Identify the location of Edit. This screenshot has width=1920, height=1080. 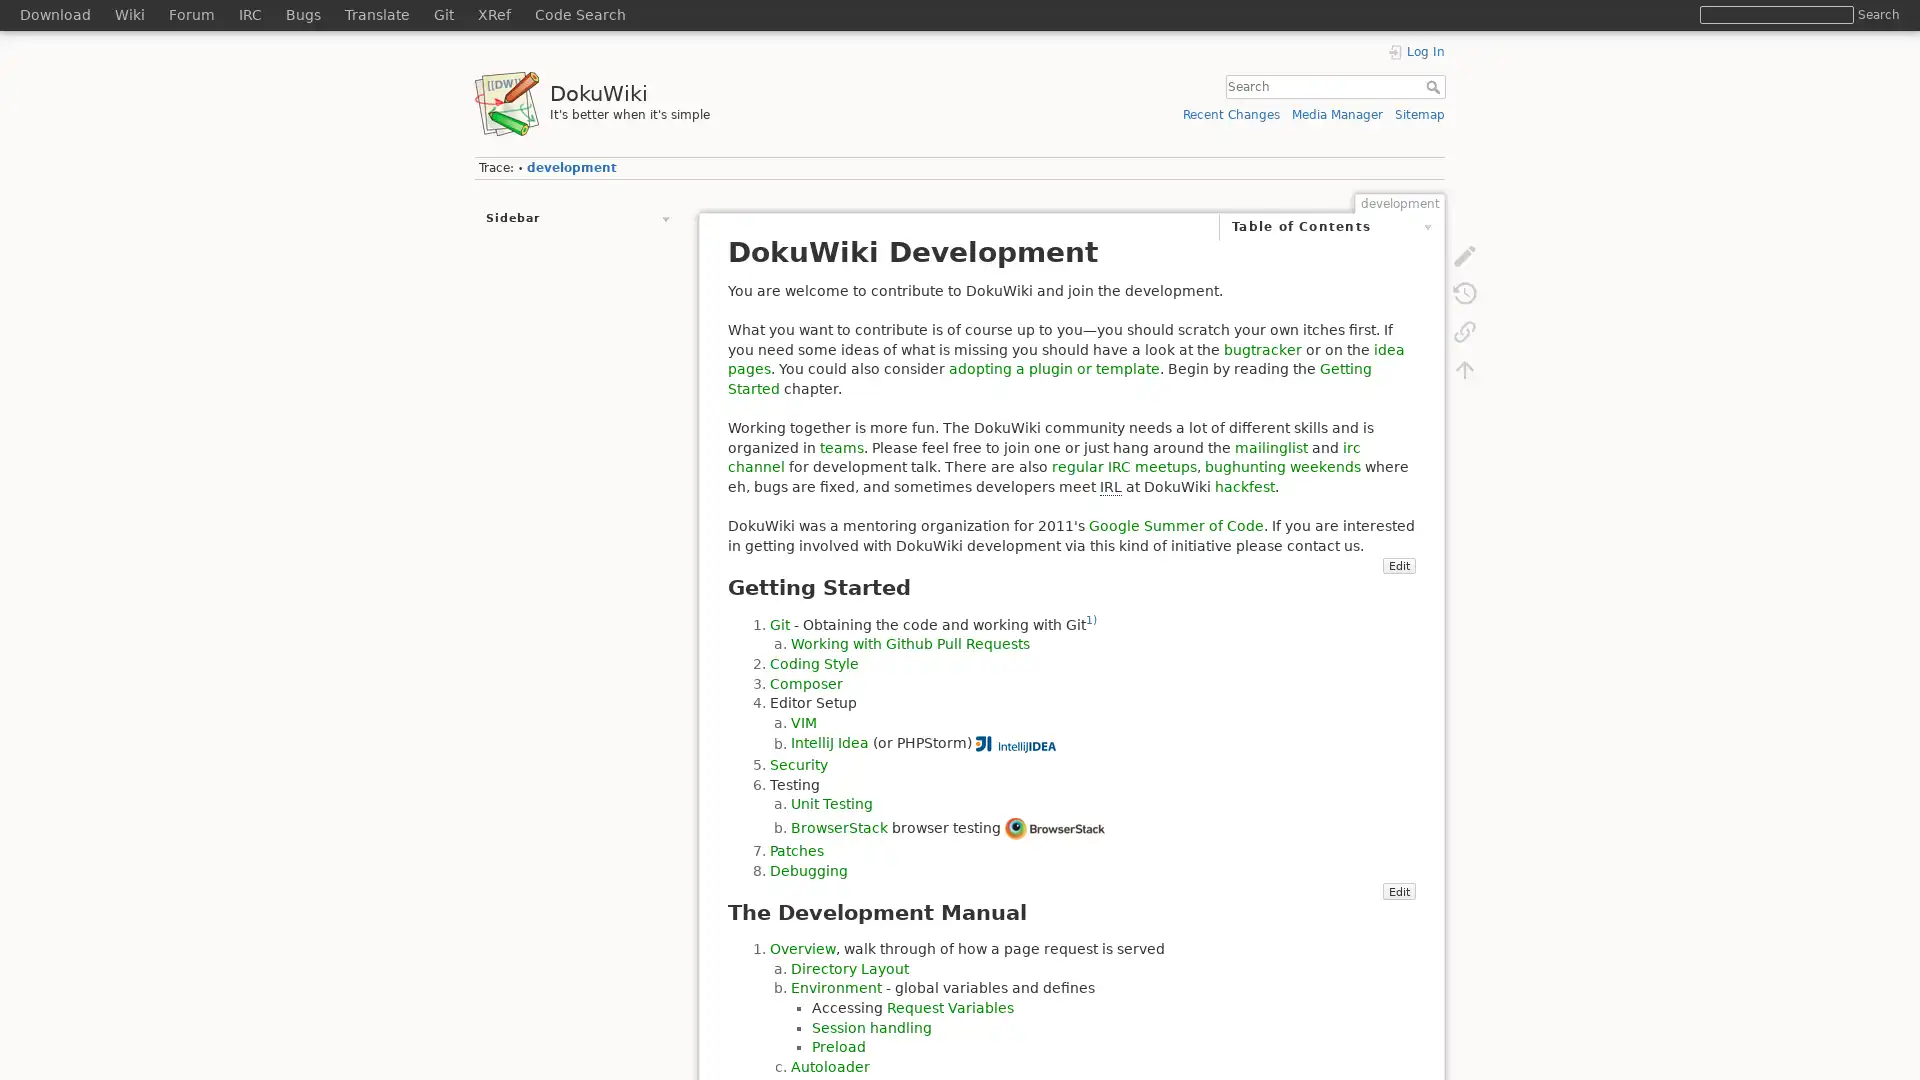
(1397, 910).